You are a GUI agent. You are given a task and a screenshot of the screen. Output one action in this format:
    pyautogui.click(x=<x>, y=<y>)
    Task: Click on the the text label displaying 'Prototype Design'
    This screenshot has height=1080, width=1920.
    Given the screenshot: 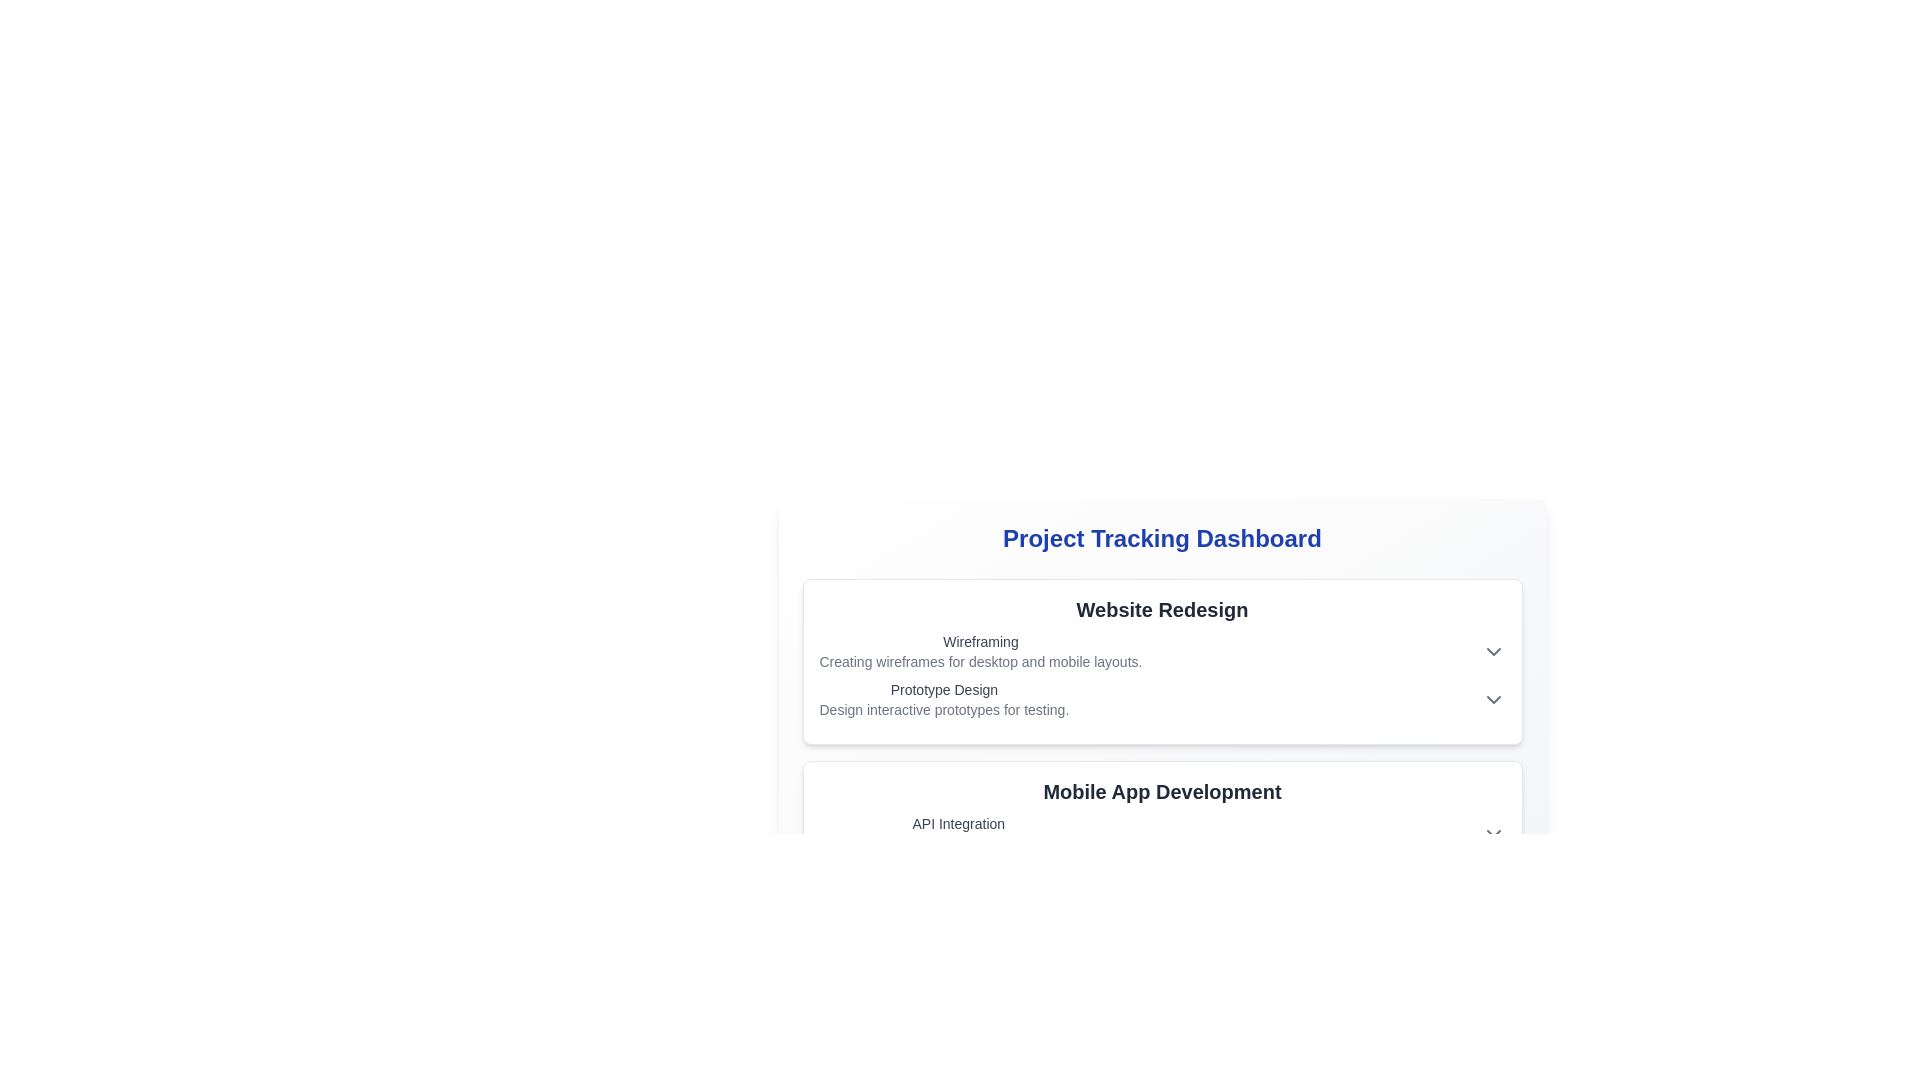 What is the action you would take?
    pyautogui.click(x=943, y=689)
    